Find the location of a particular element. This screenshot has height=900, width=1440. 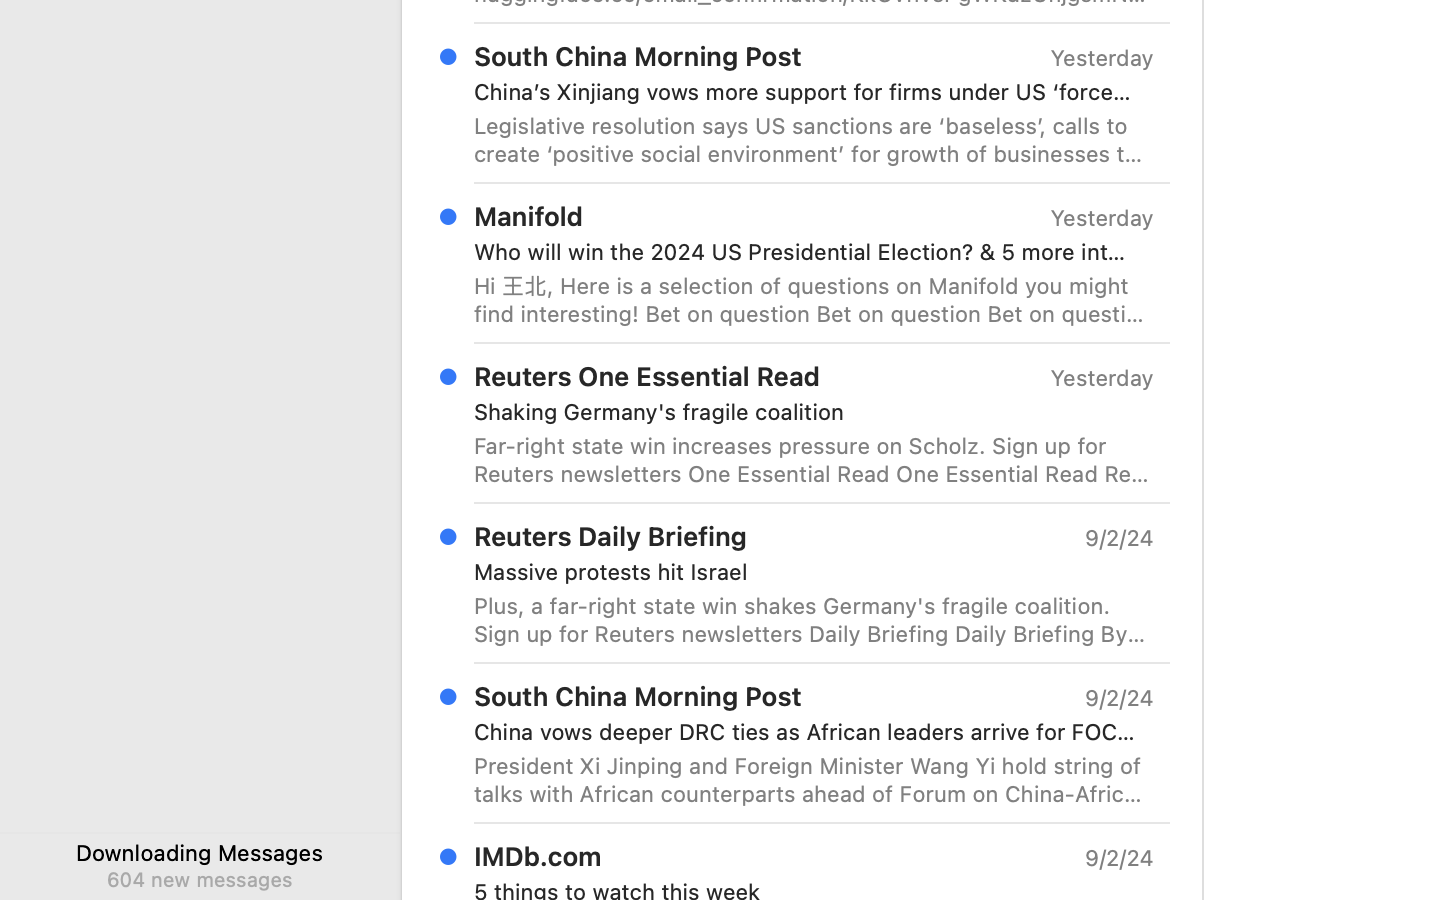

'604 new messages' is located at coordinates (199, 879).